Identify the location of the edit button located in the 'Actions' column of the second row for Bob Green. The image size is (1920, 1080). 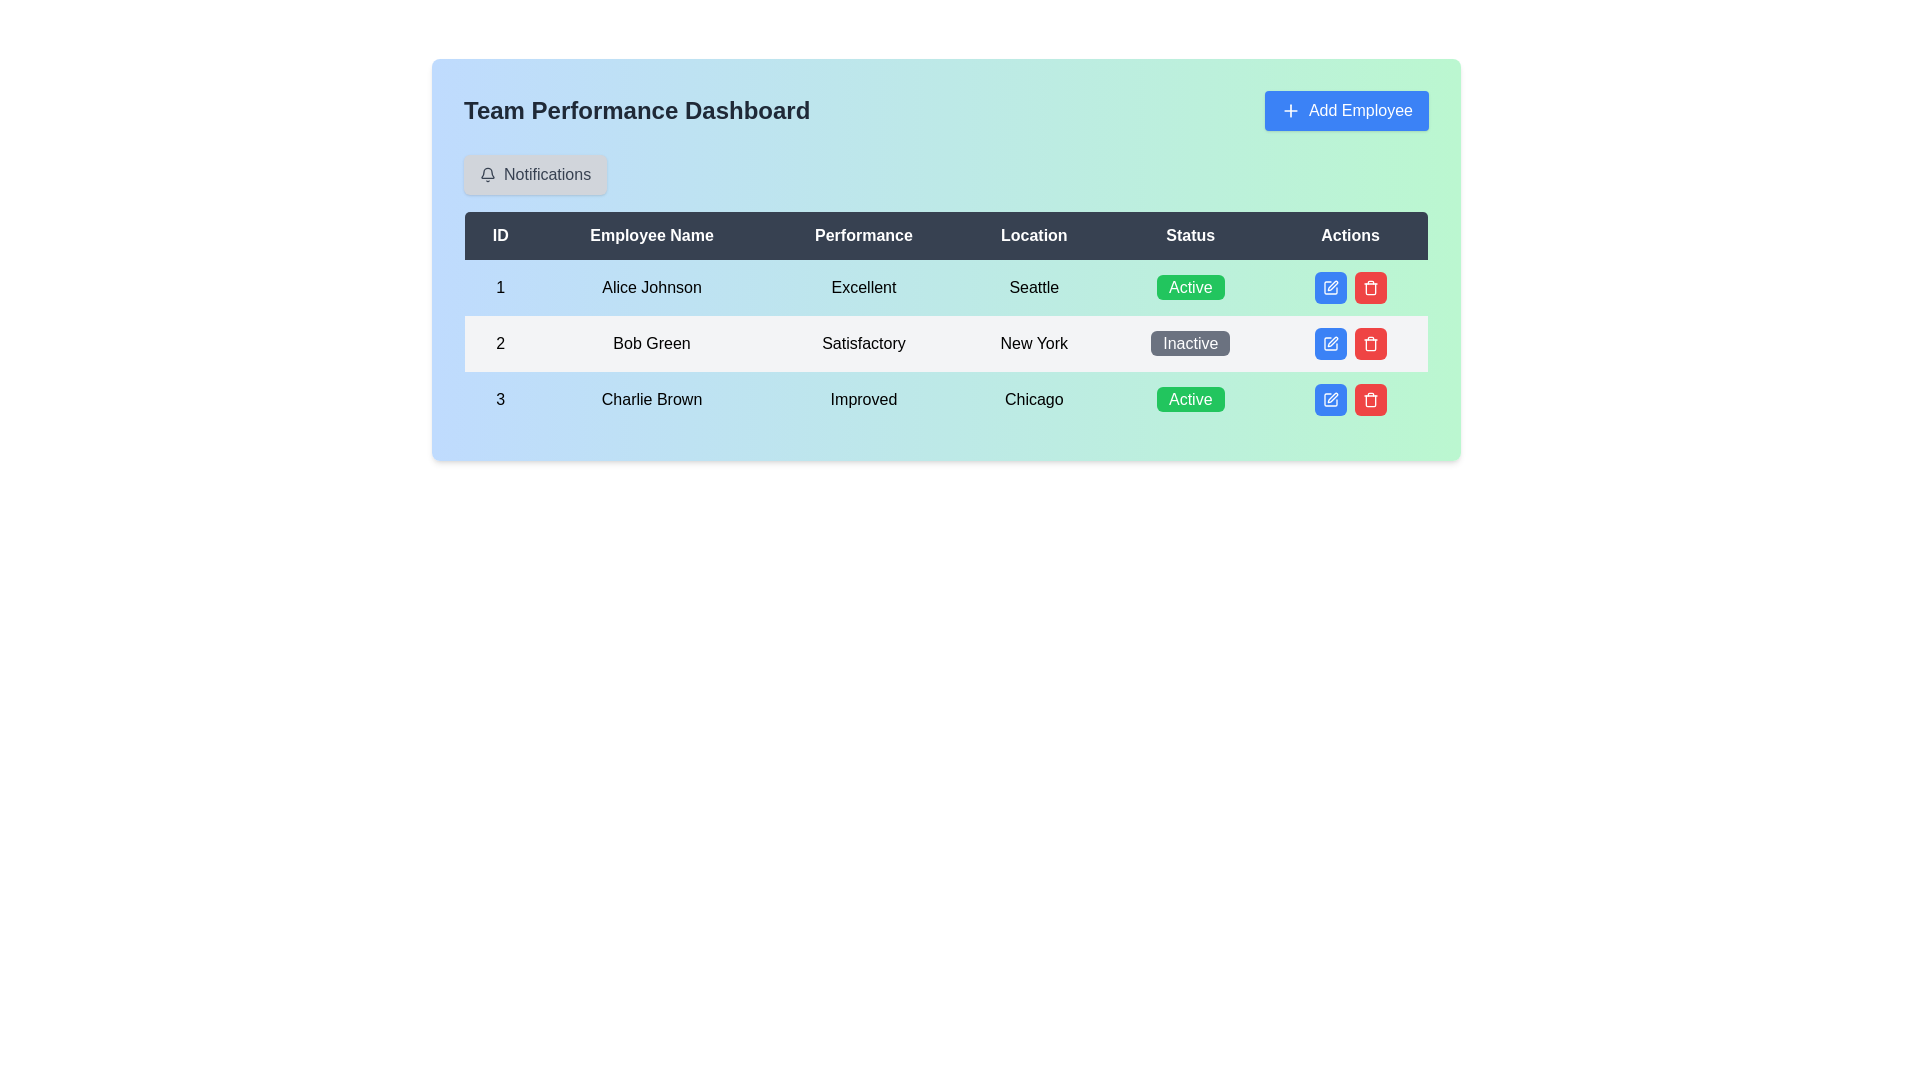
(1329, 342).